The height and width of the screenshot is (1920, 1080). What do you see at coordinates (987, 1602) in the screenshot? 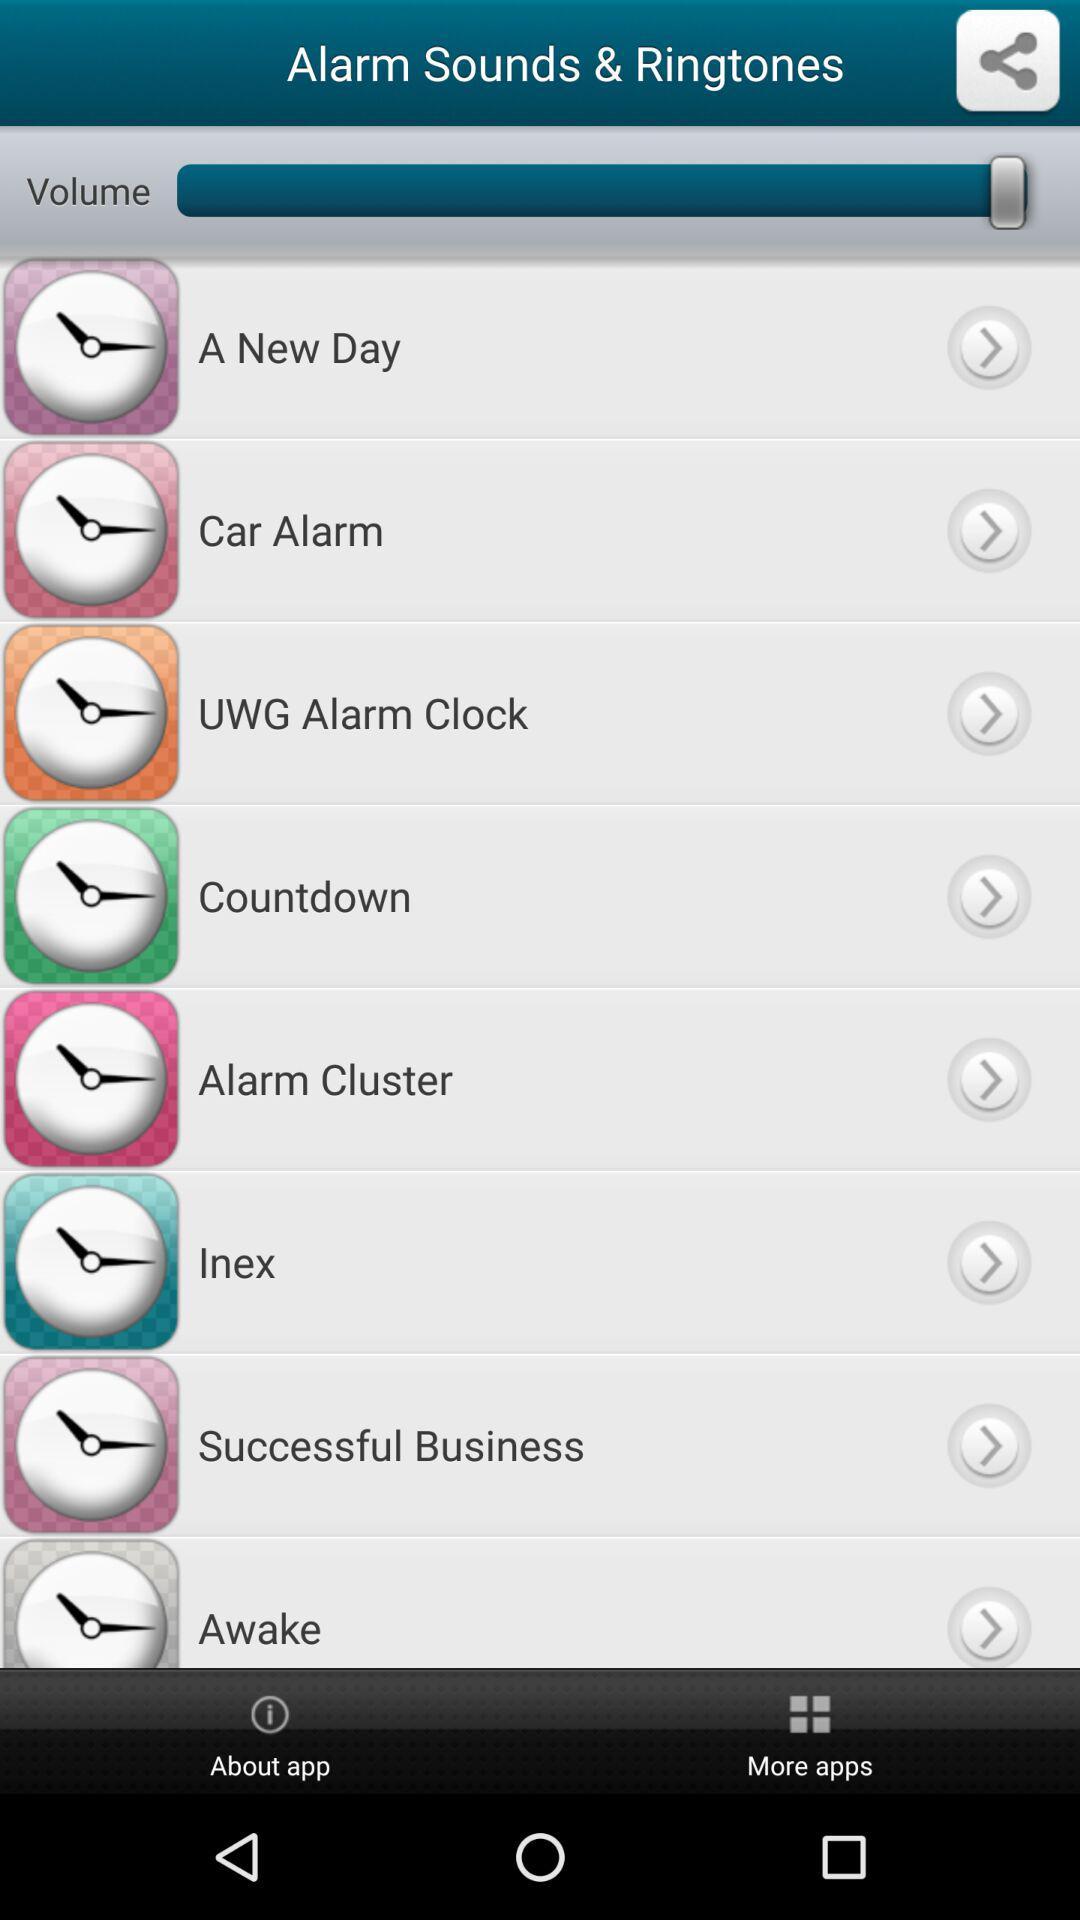
I see `click awake music more details` at bounding box center [987, 1602].